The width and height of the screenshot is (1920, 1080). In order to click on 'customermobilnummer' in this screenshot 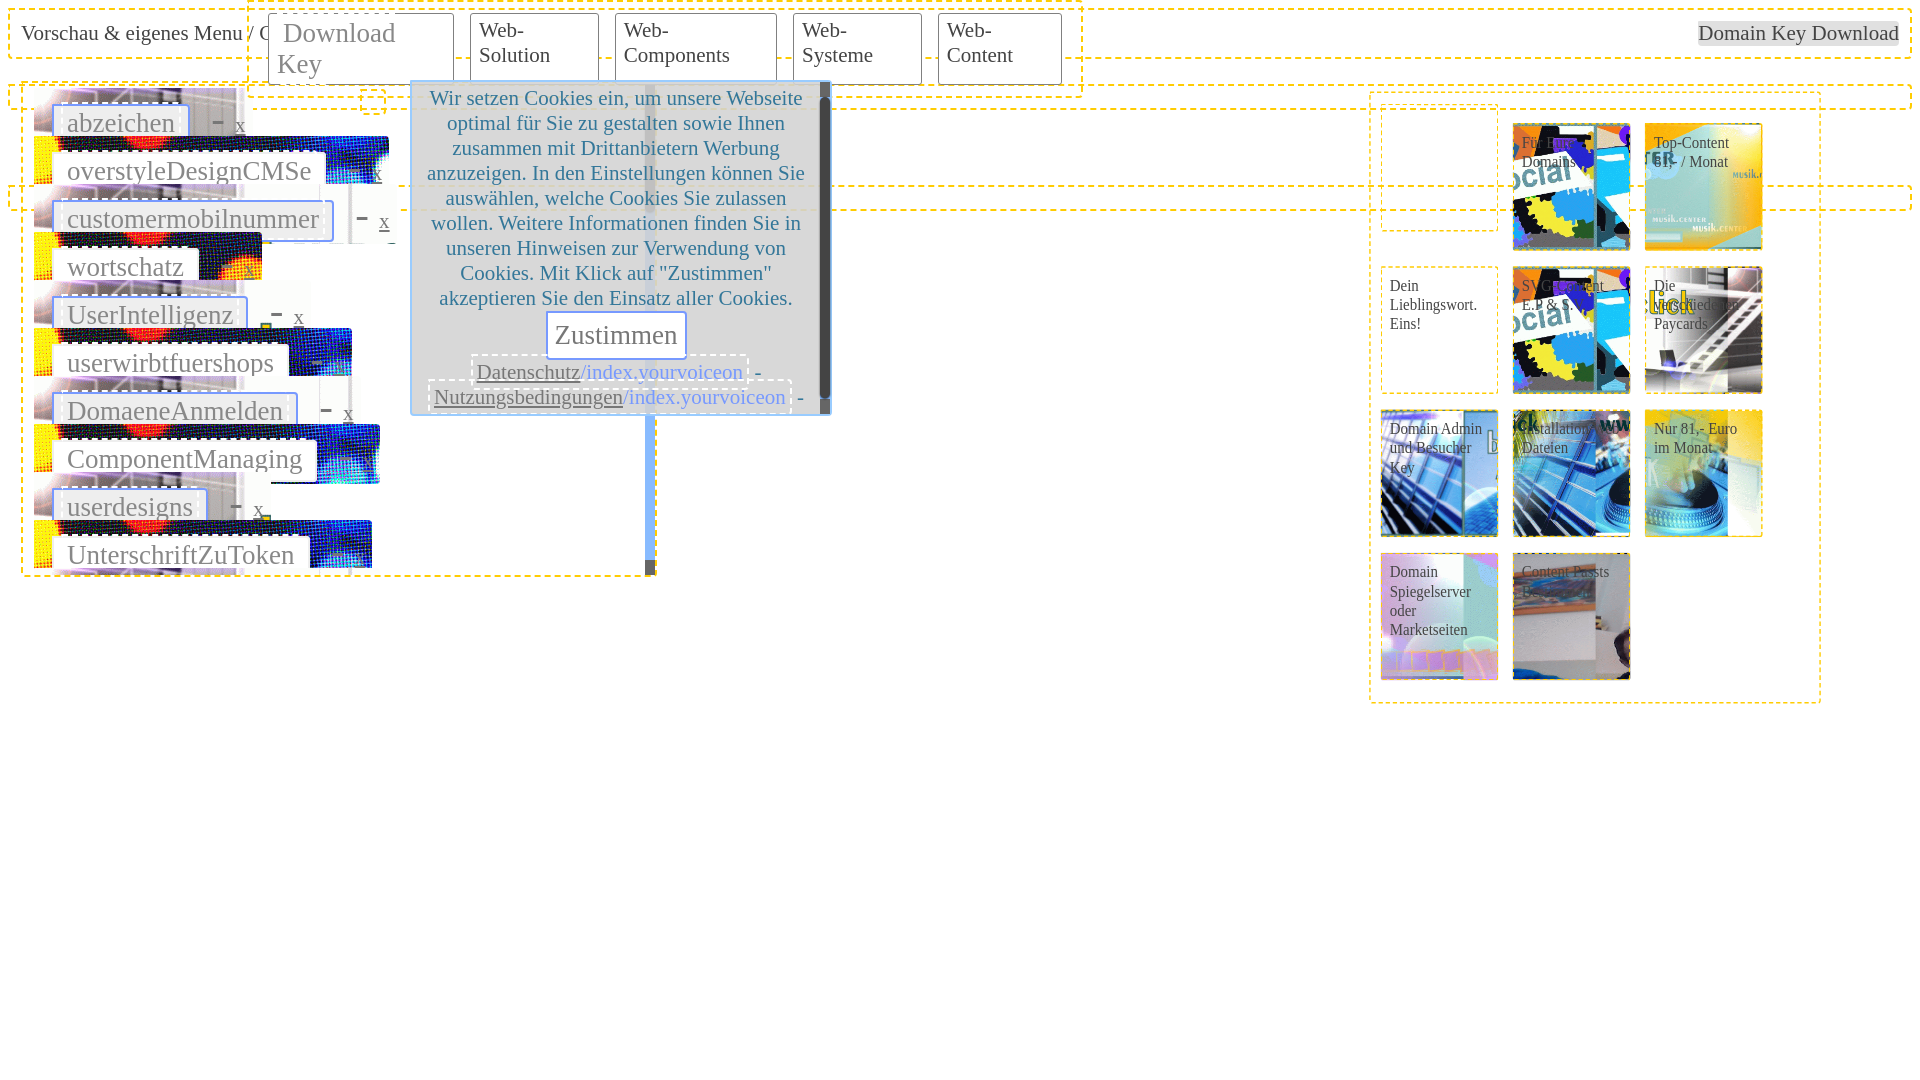, I will do `click(192, 219)`.